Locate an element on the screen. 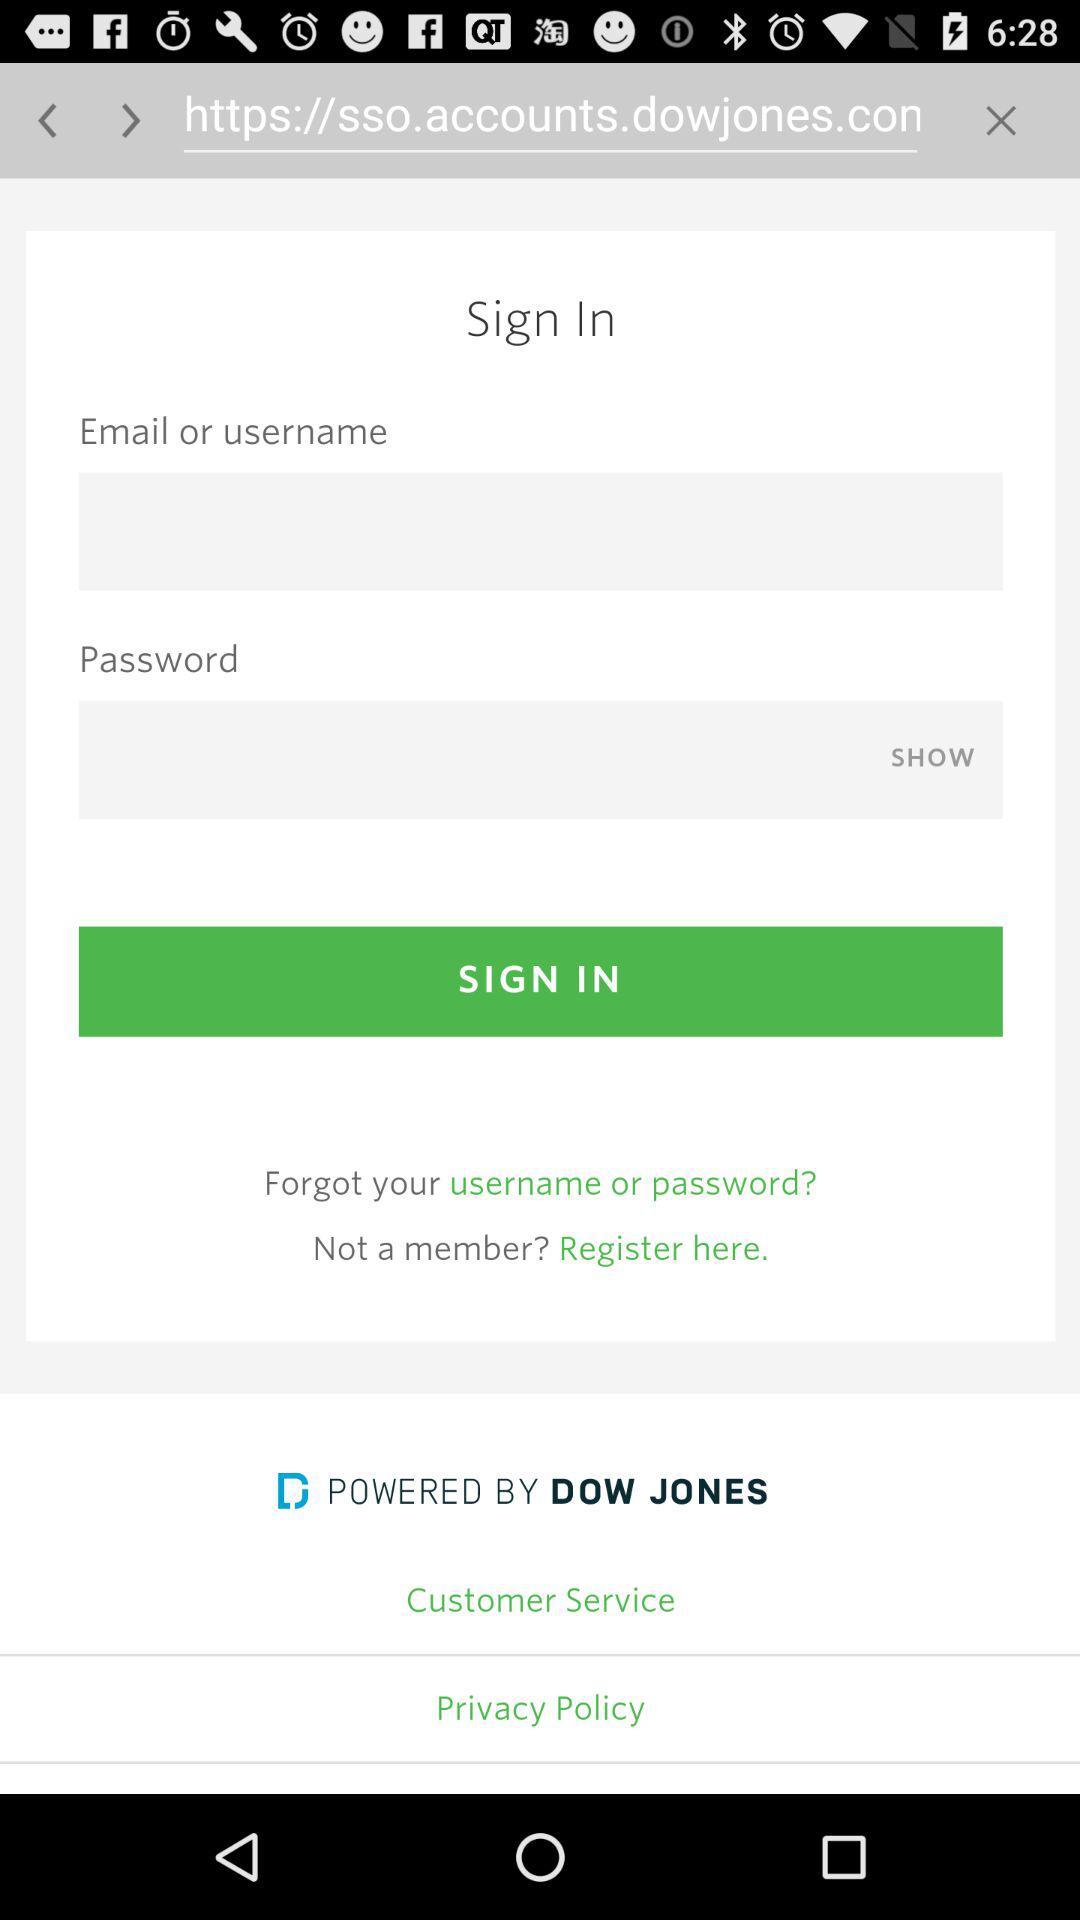 The image size is (1080, 1920). to delete the complete text is located at coordinates (1001, 119).